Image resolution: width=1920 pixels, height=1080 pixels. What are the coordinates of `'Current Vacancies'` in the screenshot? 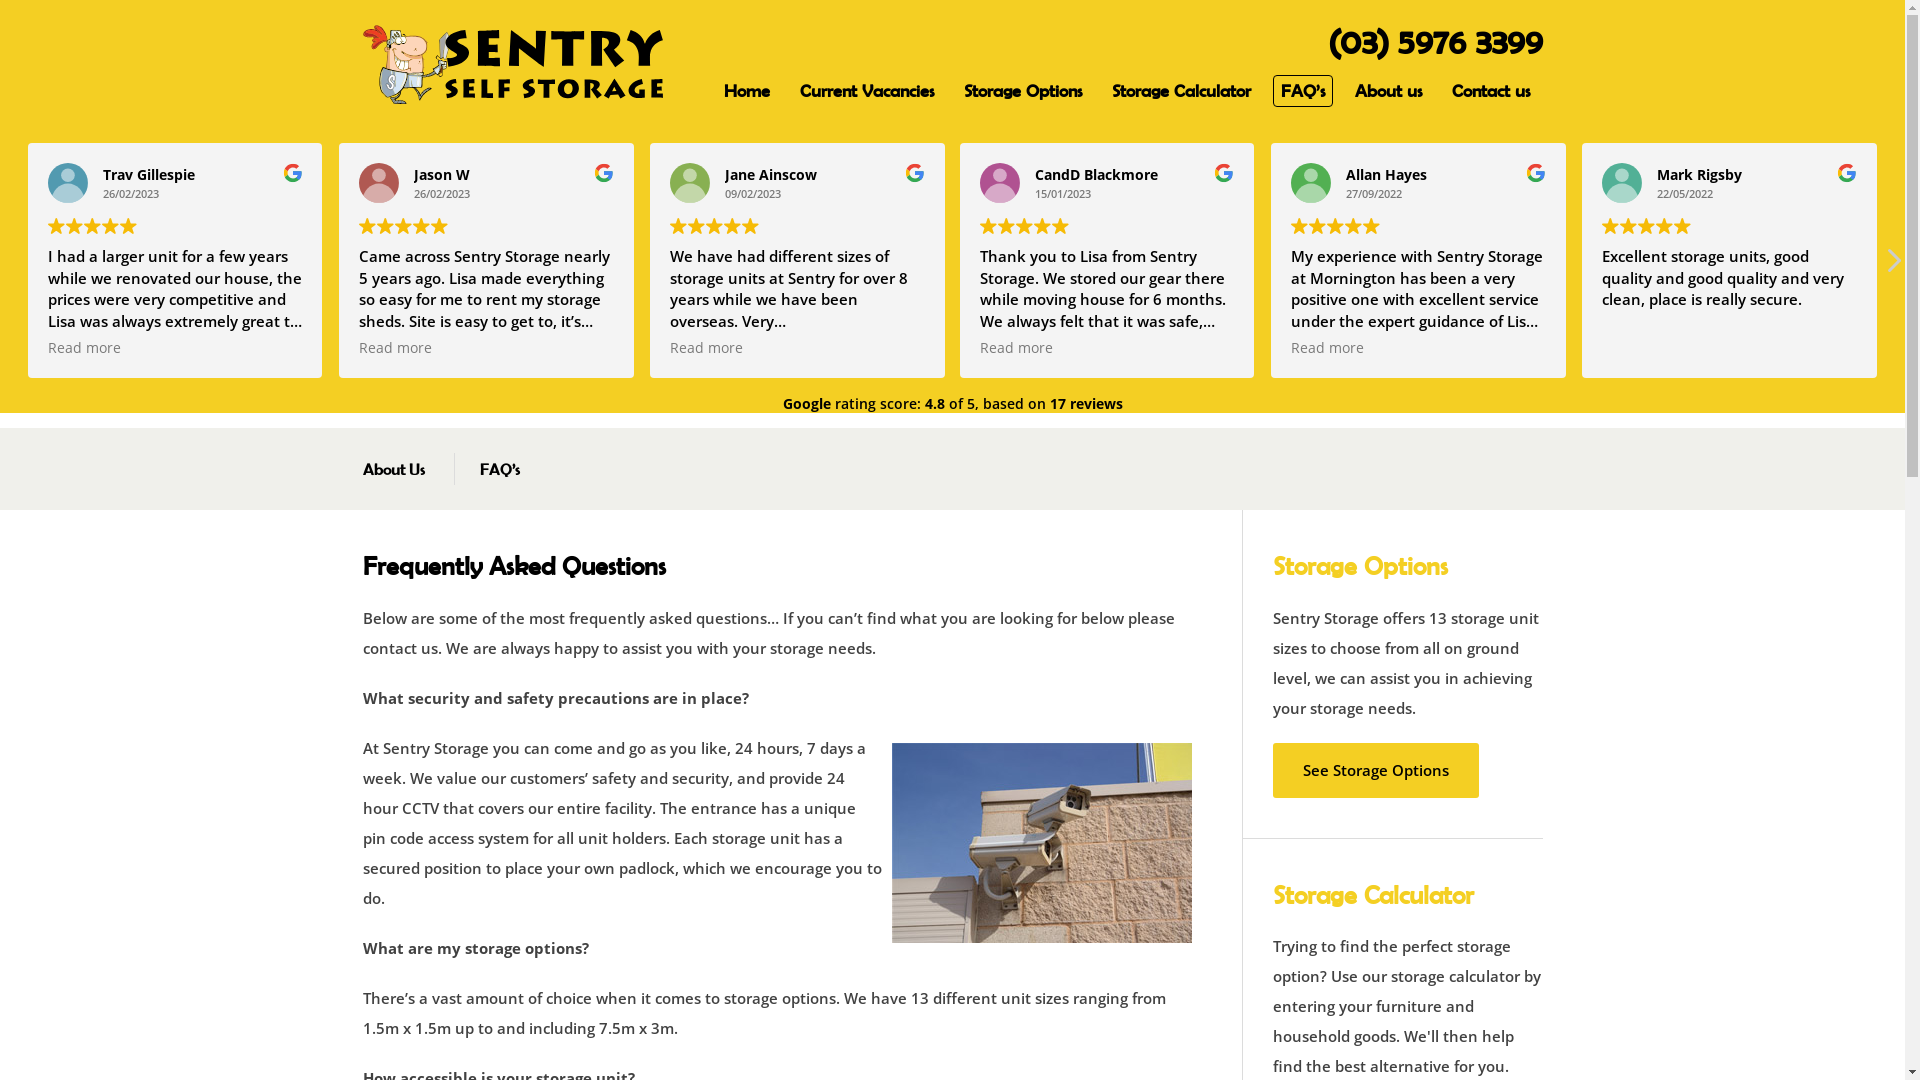 It's located at (867, 91).